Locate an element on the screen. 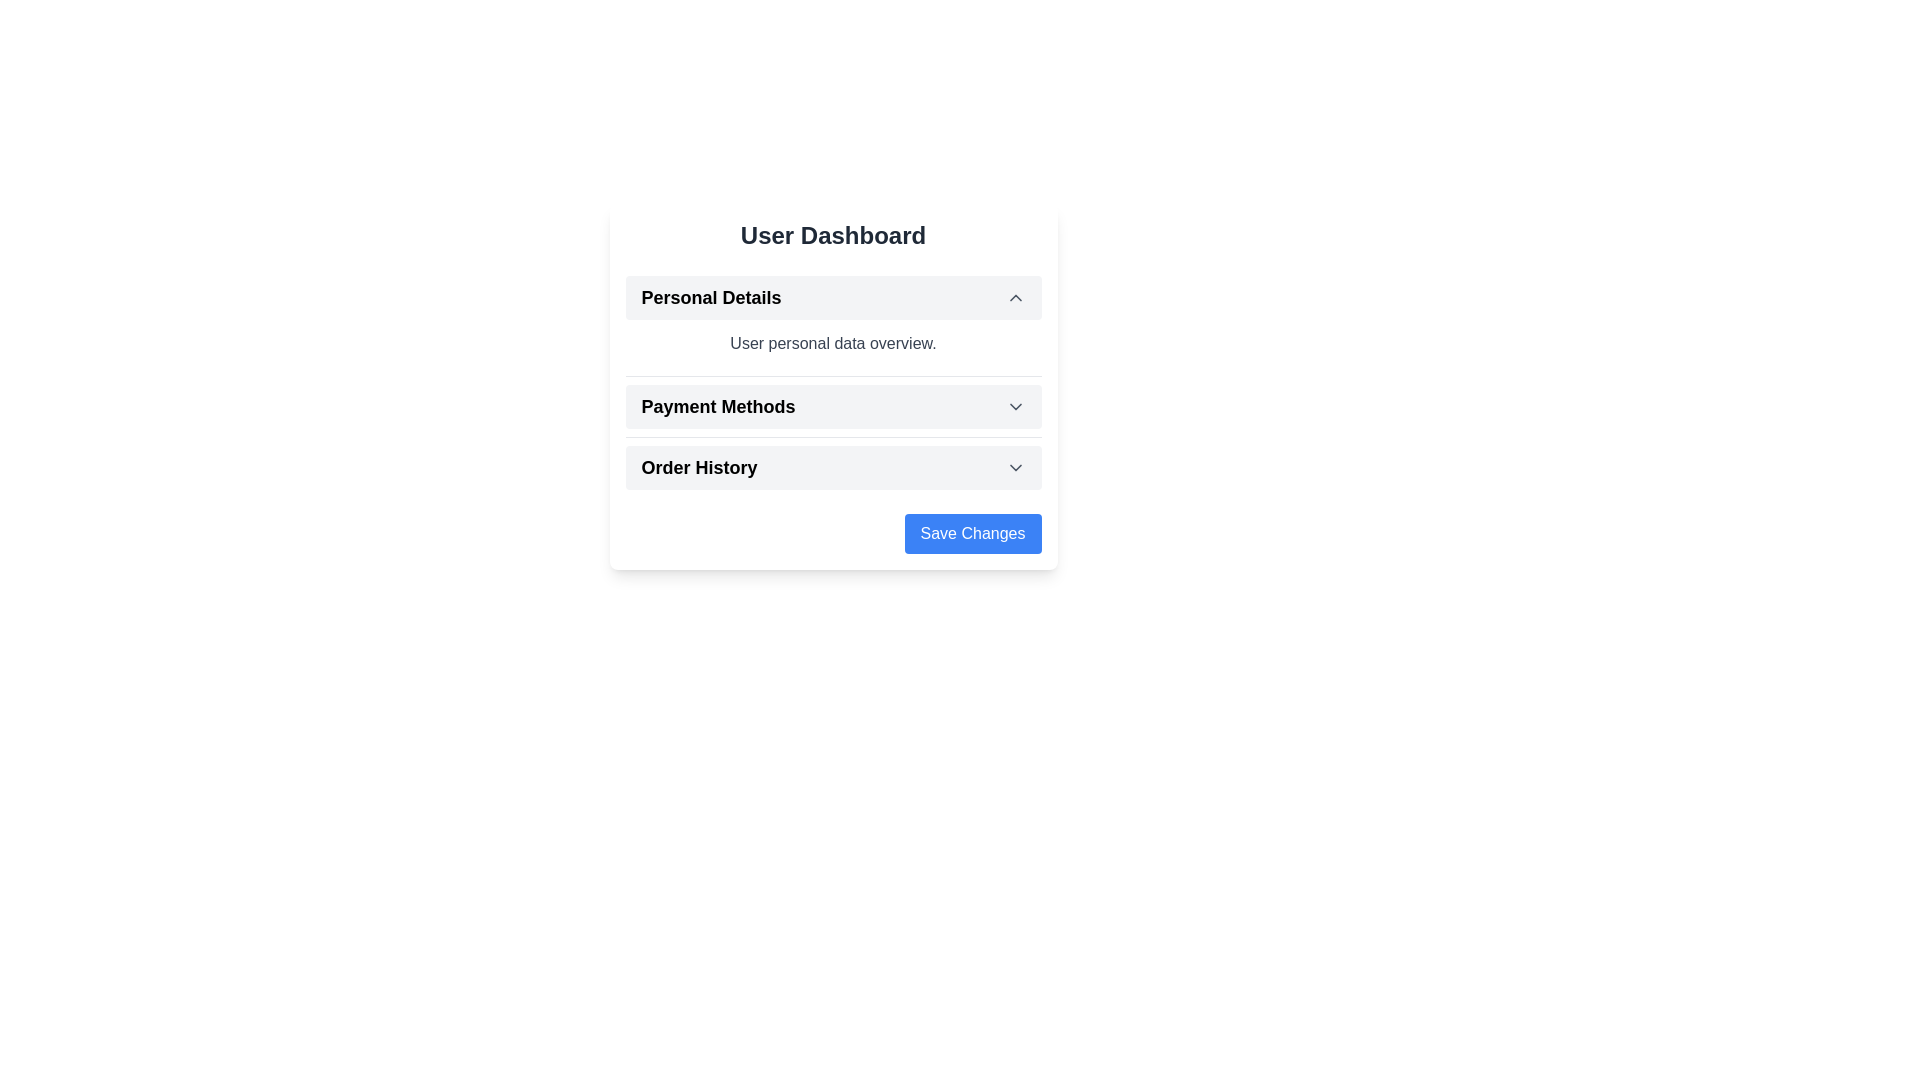 The image size is (1920, 1080). the 'Personal Details' text label for accessibility purposes is located at coordinates (711, 297).